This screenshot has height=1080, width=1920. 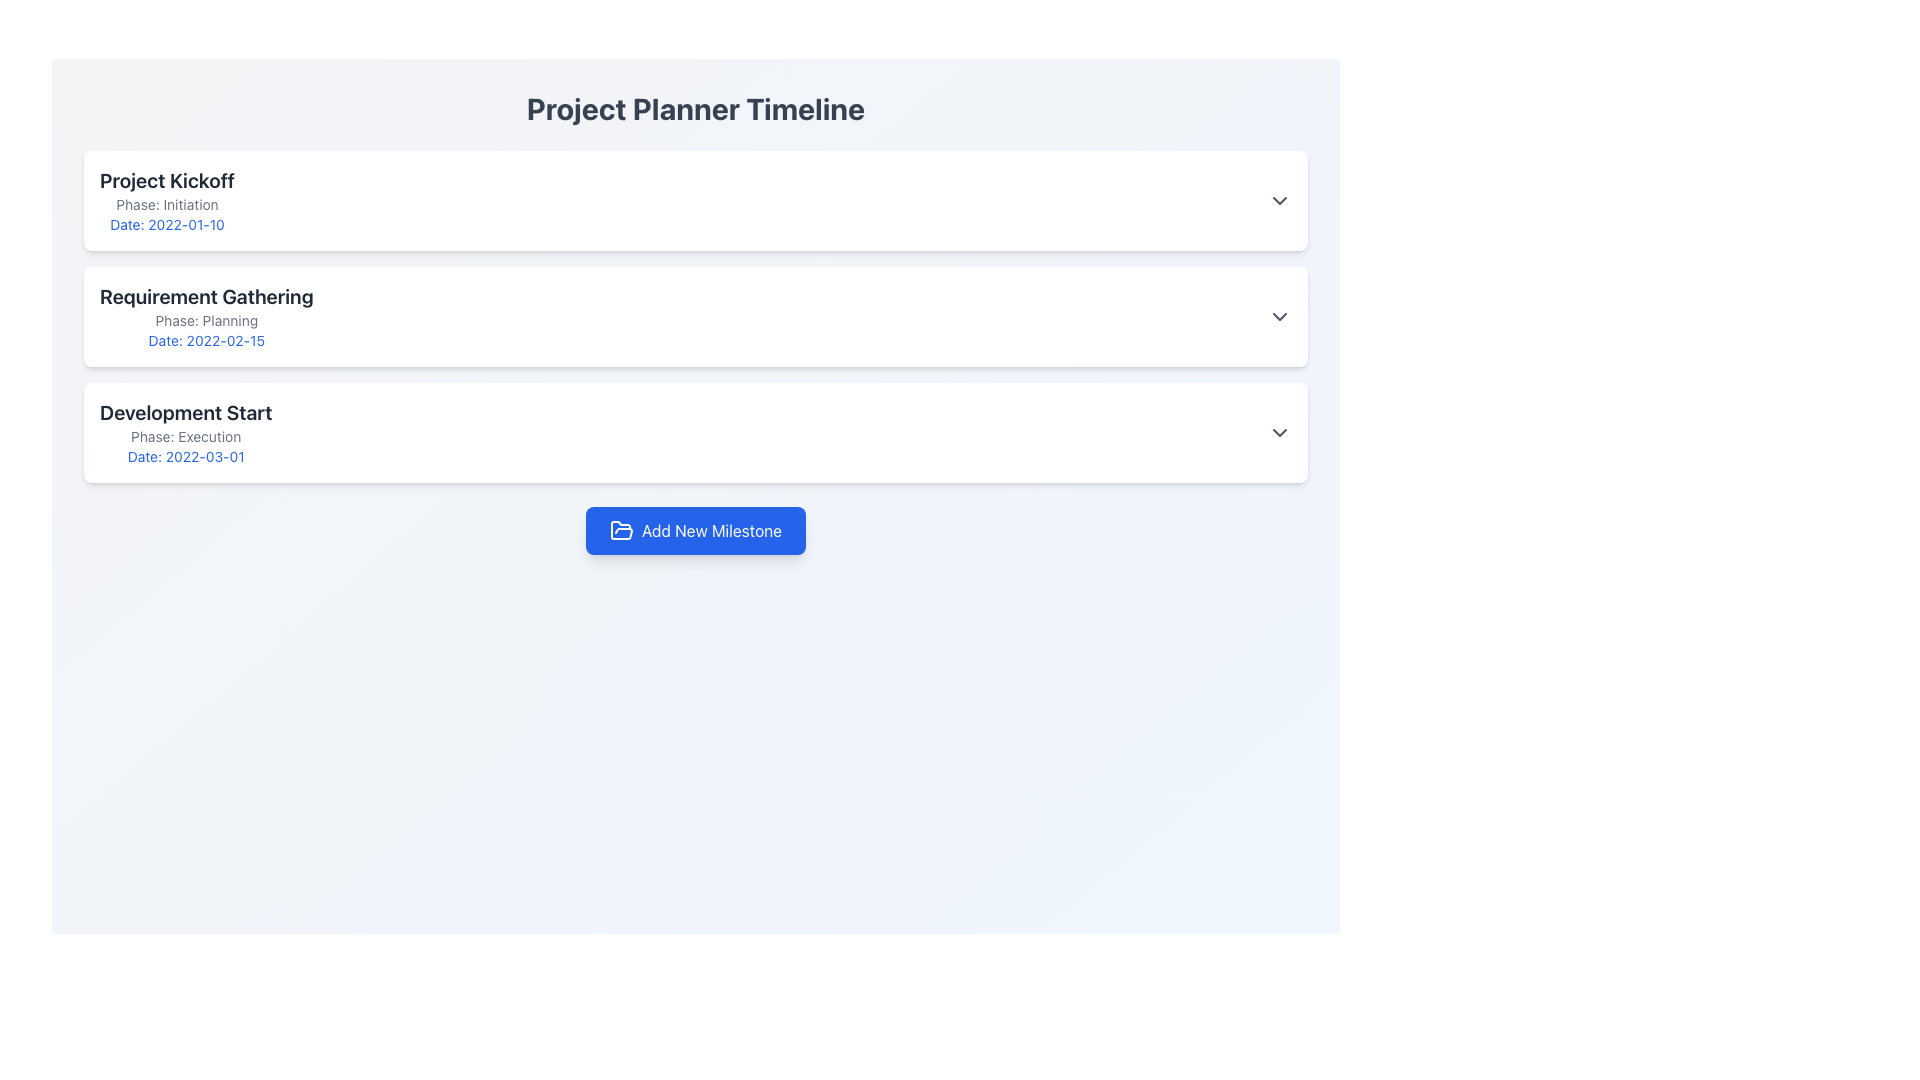 I want to click on text content of the 'Requirement Gathering' text block located under the 'Project Planner Timeline' header, which includes the title, phase, and date, so click(x=206, y=315).